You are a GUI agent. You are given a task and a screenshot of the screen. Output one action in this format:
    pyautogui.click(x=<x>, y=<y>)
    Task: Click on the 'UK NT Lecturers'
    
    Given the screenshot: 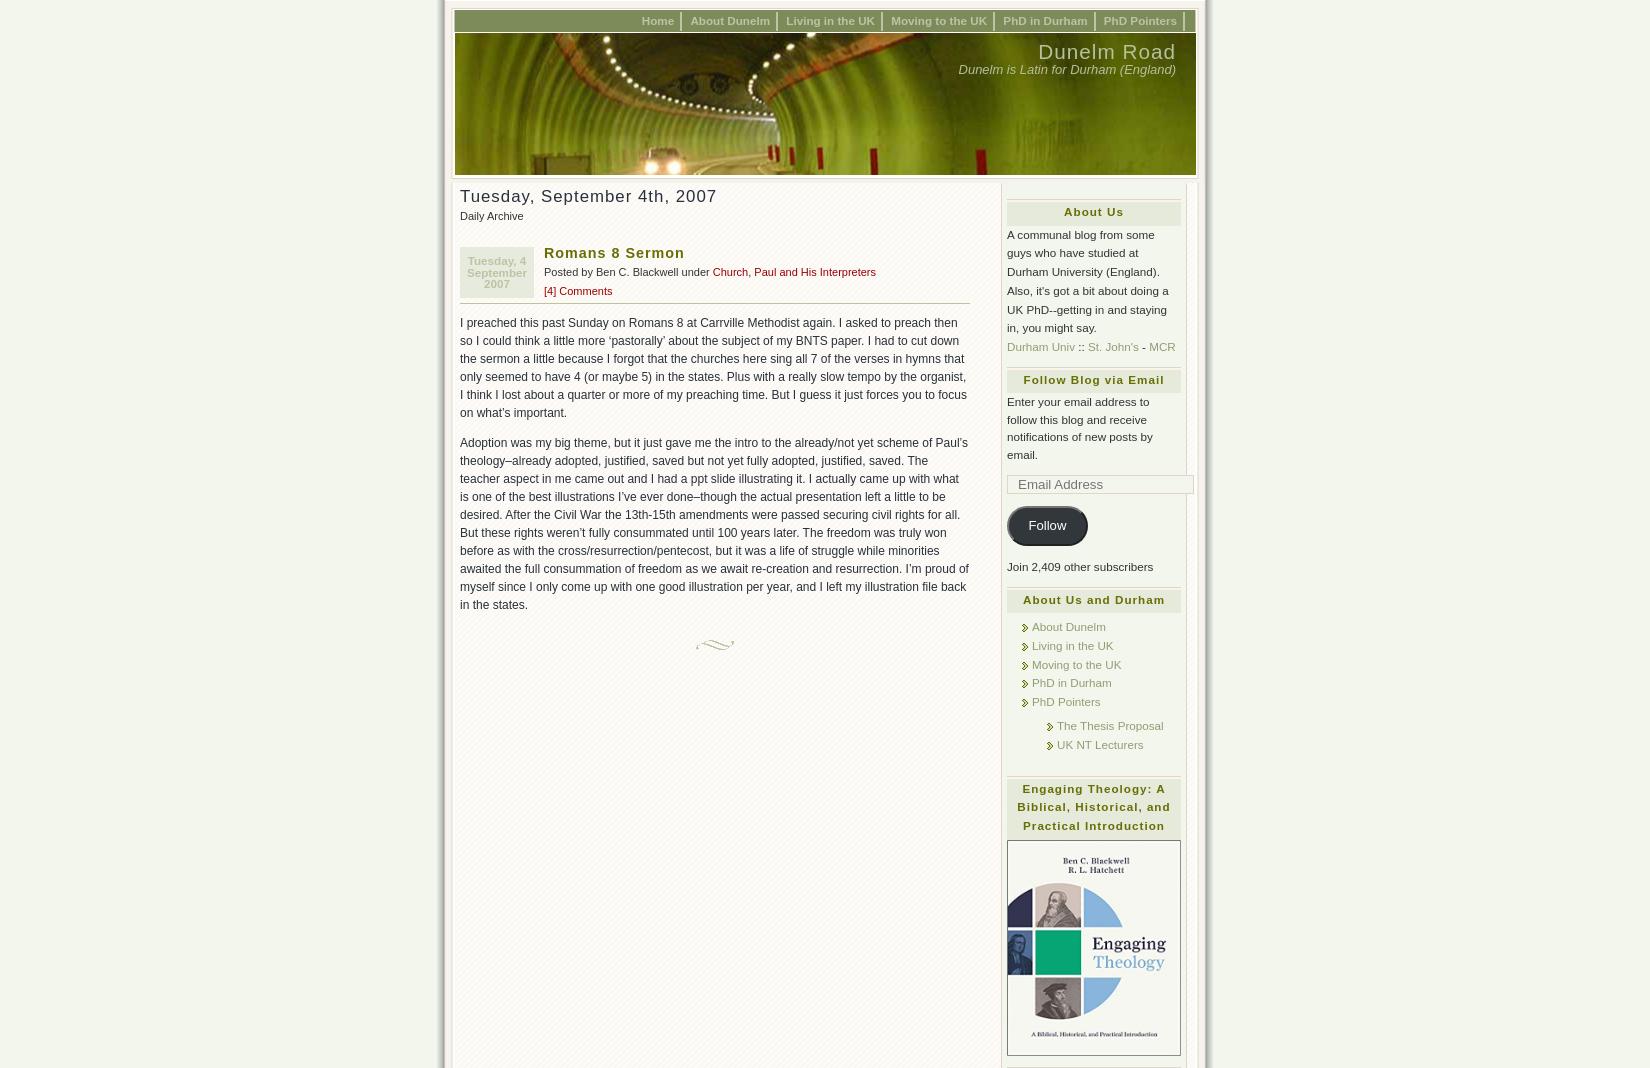 What is the action you would take?
    pyautogui.click(x=1100, y=743)
    